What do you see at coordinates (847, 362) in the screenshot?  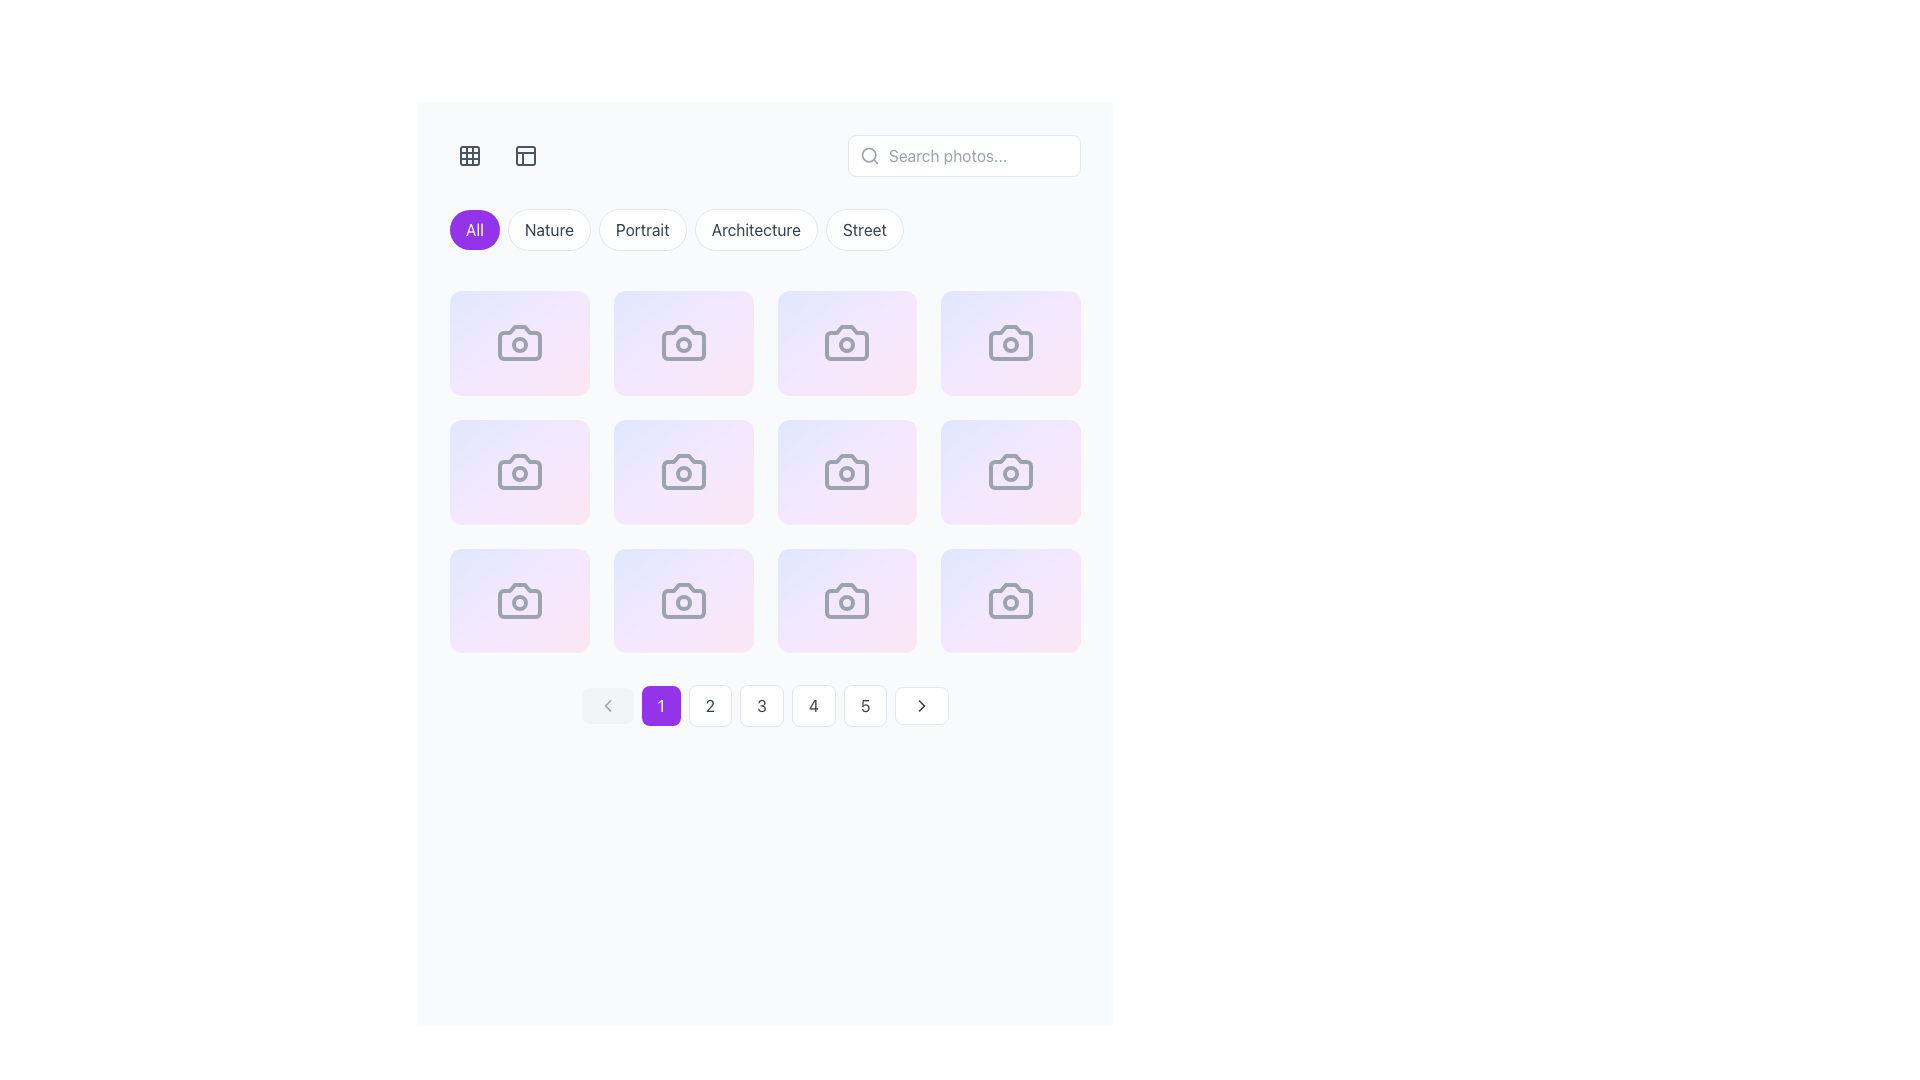 I see `the interactive control buttons for 'Photograph #3' located at the bottom center of the content card` at bounding box center [847, 362].